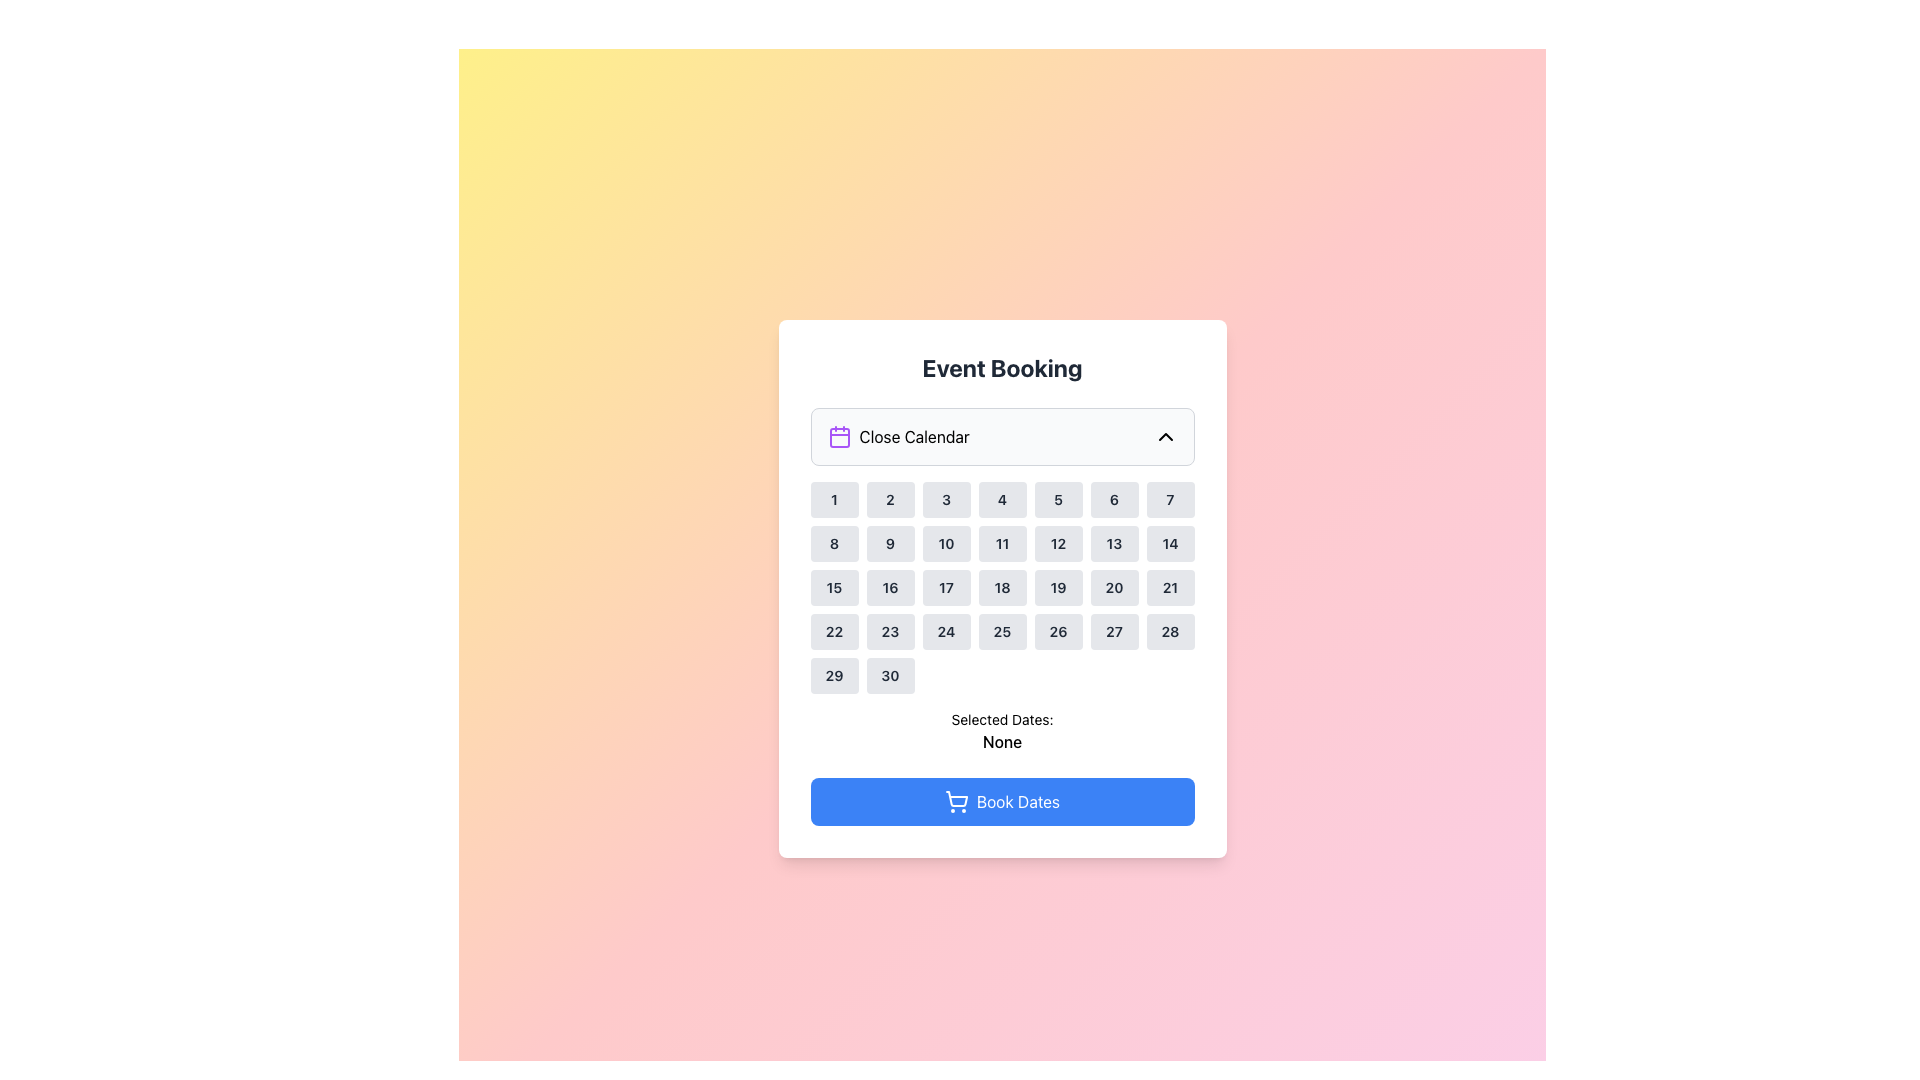  What do you see at coordinates (1170, 499) in the screenshot?
I see `the button representing the date '7' in the calendar interface` at bounding box center [1170, 499].